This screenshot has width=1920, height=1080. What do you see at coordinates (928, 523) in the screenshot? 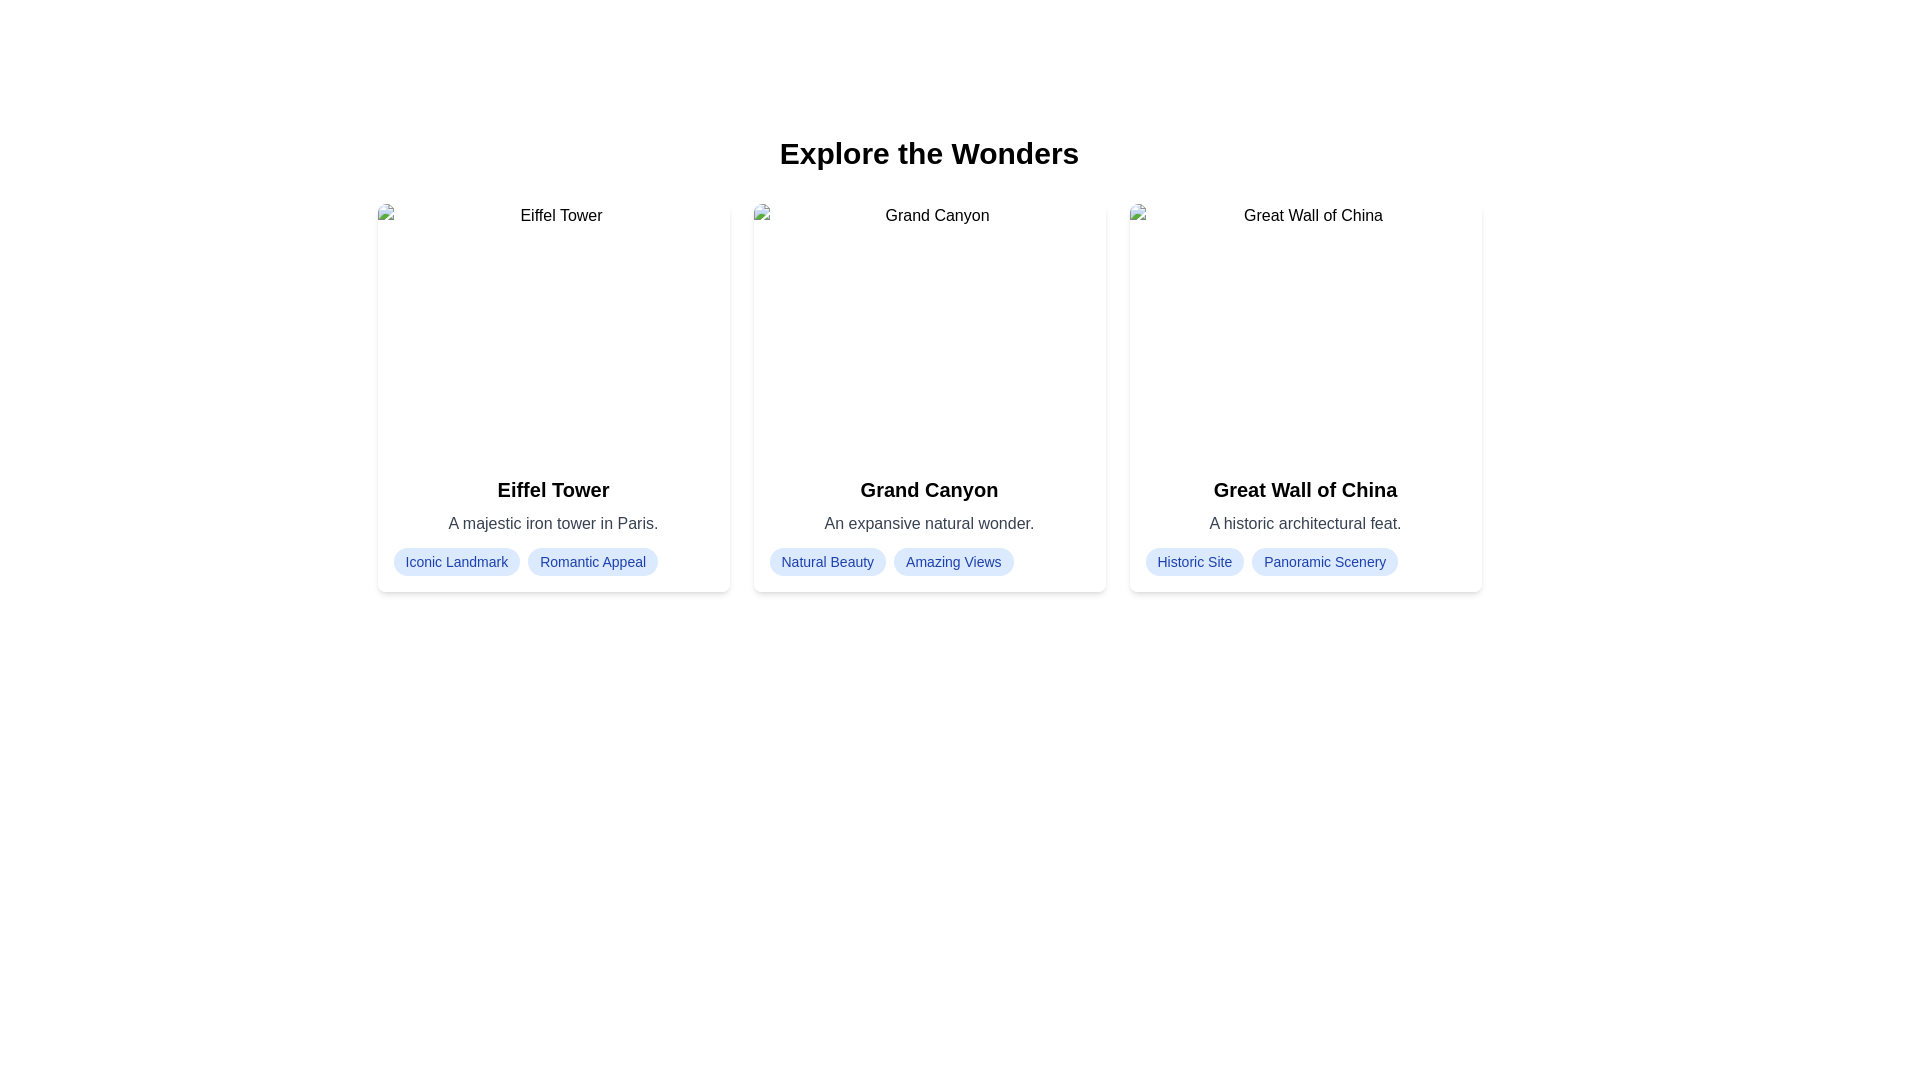
I see `descriptive text label that provides additional information about the 'Grand Canyon', located in the middle card below the text 'Grand Canyon'` at bounding box center [928, 523].